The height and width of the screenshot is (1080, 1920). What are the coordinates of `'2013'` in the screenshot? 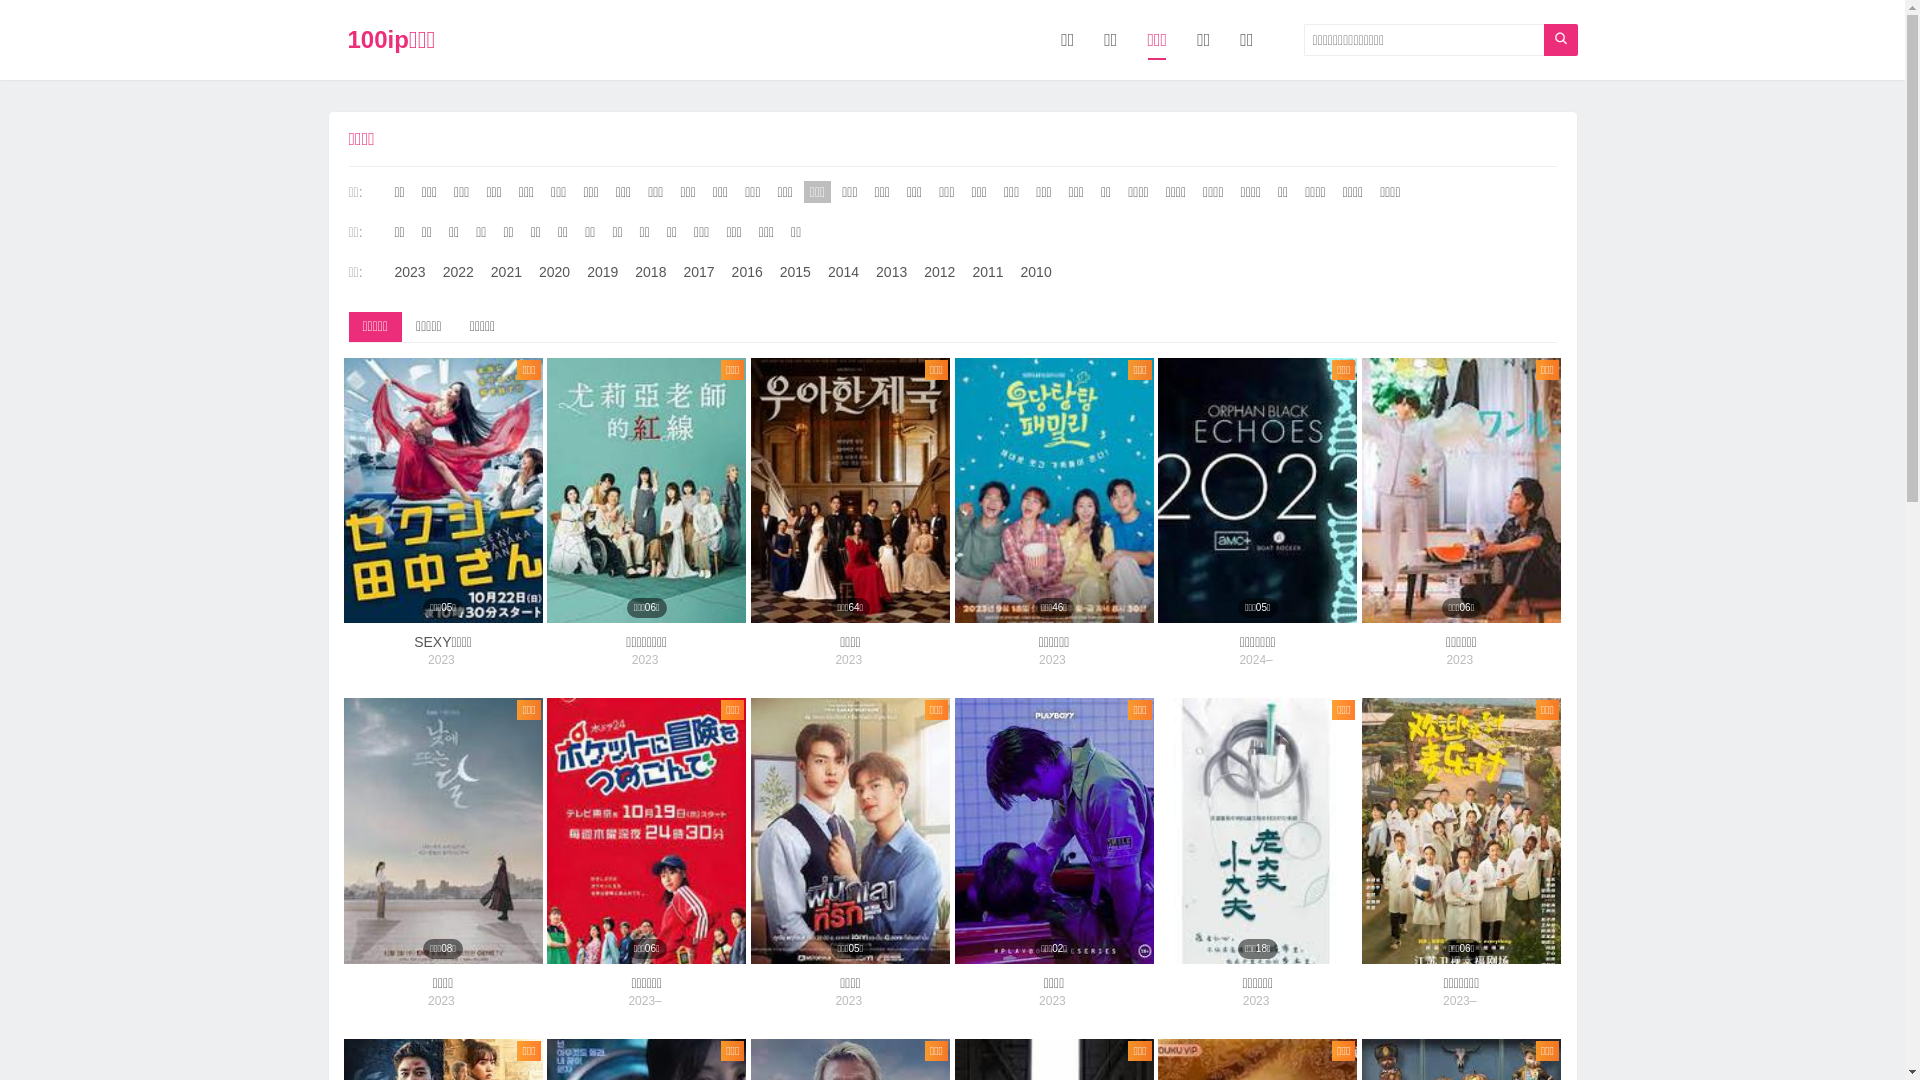 It's located at (869, 272).